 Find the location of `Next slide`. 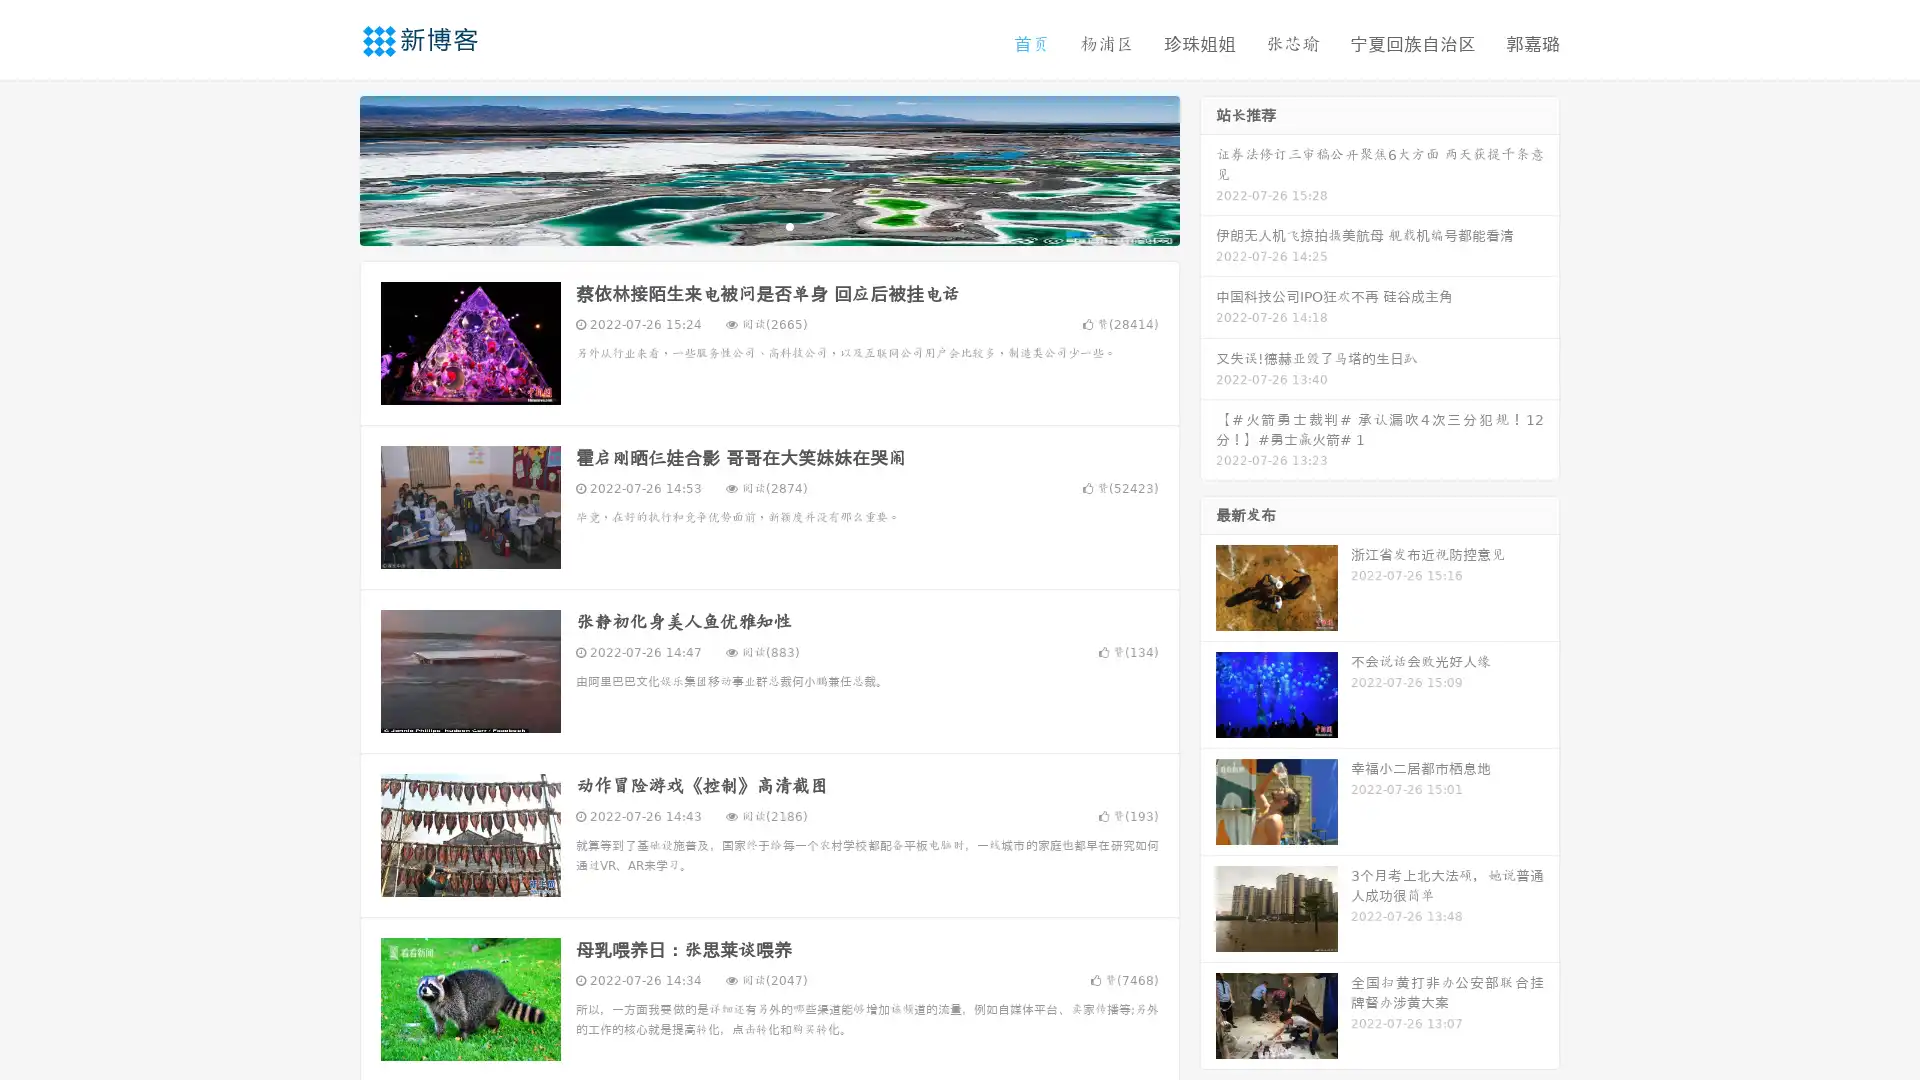

Next slide is located at coordinates (1208, 168).